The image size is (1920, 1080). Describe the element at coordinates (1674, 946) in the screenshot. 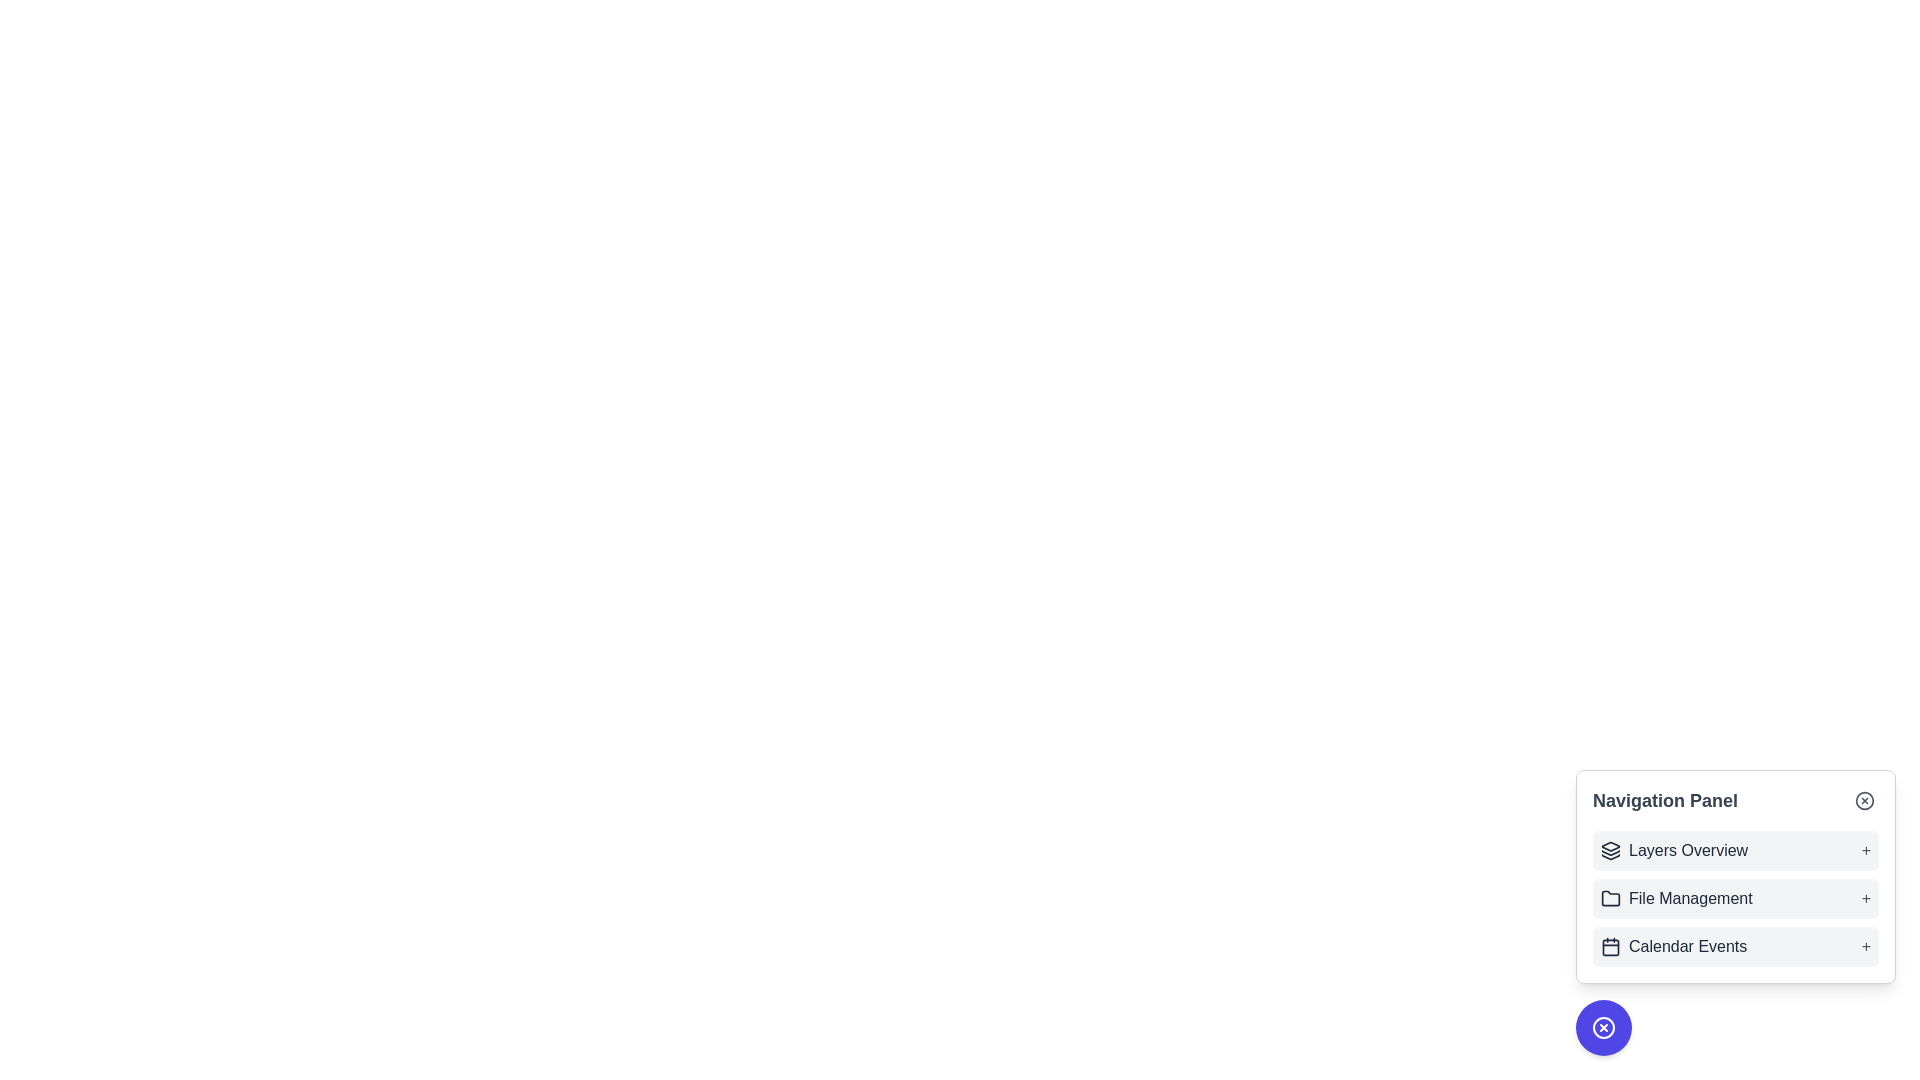

I see `text of the navigation link labeled 'Calendar Events' that is accompanied by a calendar icon, located in the third row of the navigation panel` at that location.